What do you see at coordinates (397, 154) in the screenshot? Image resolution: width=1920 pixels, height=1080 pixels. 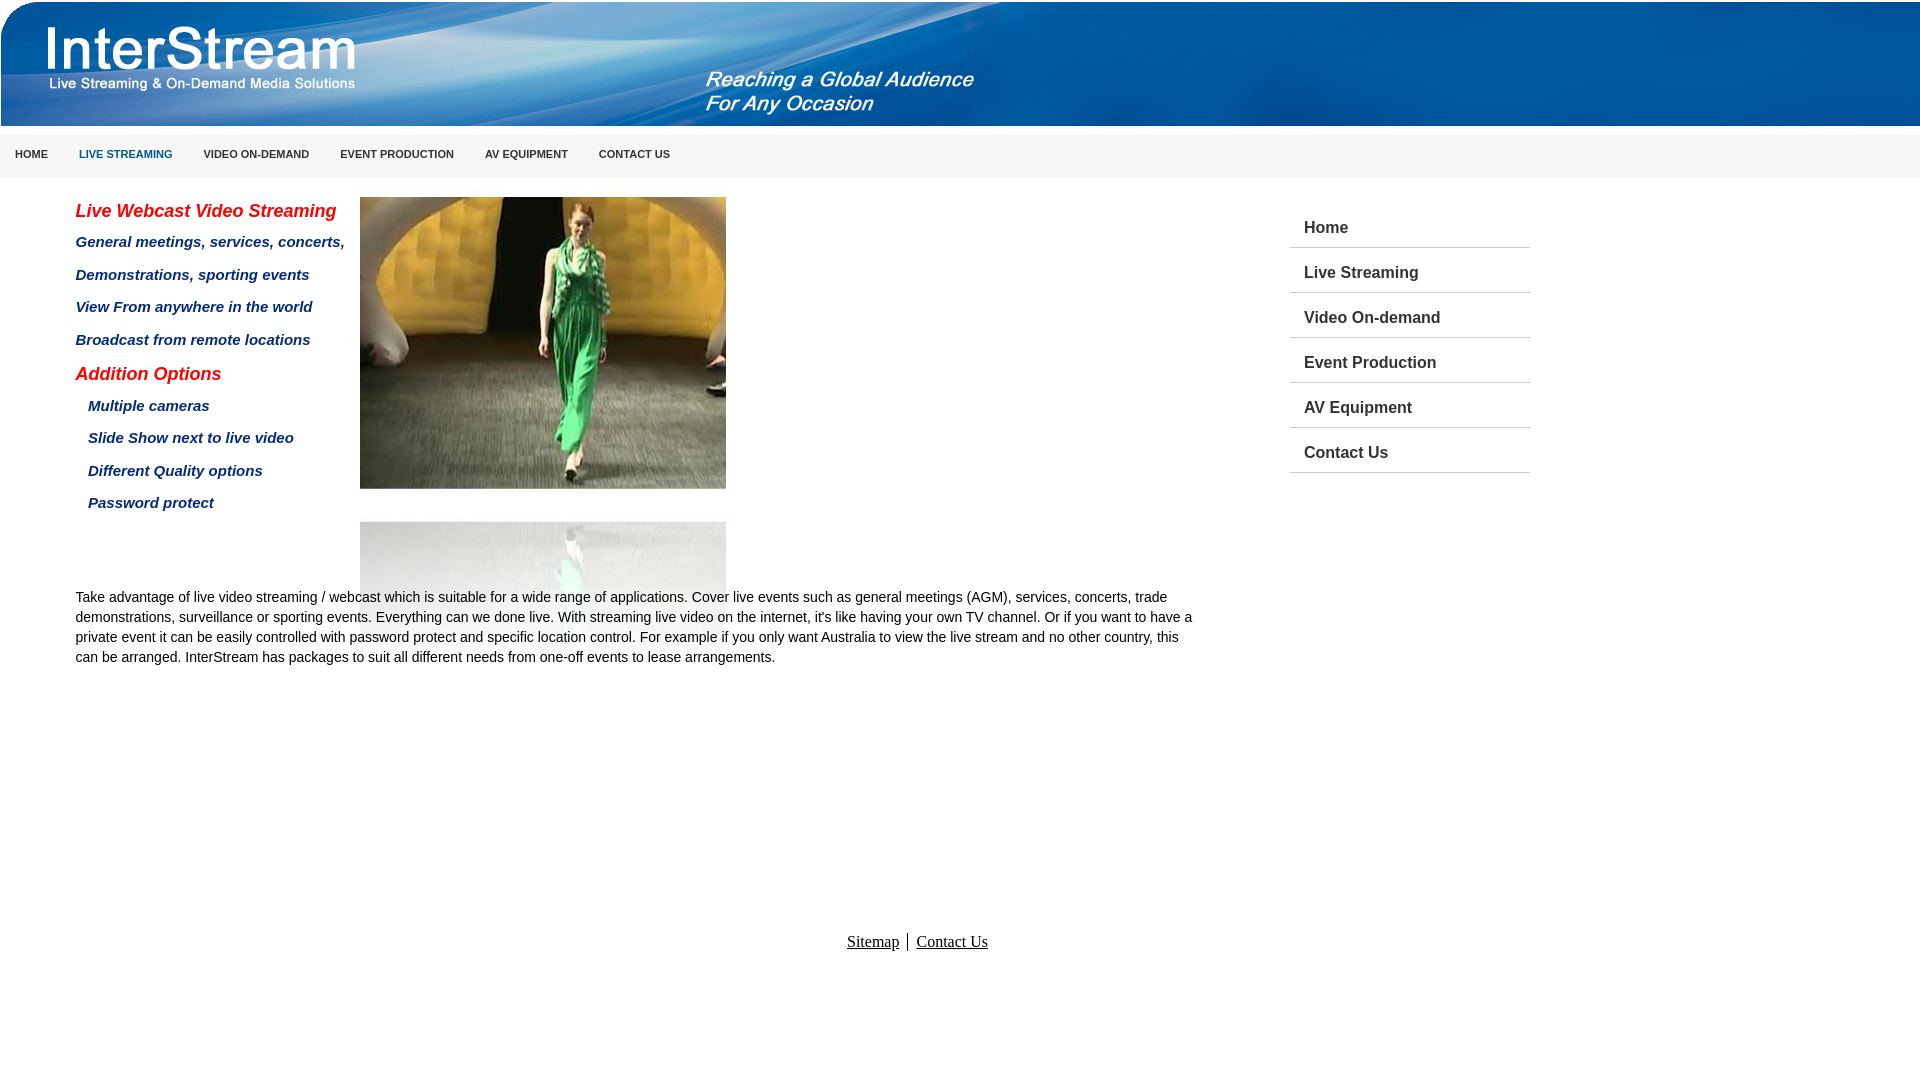 I see `'EVENT PRODUCTION'` at bounding box center [397, 154].